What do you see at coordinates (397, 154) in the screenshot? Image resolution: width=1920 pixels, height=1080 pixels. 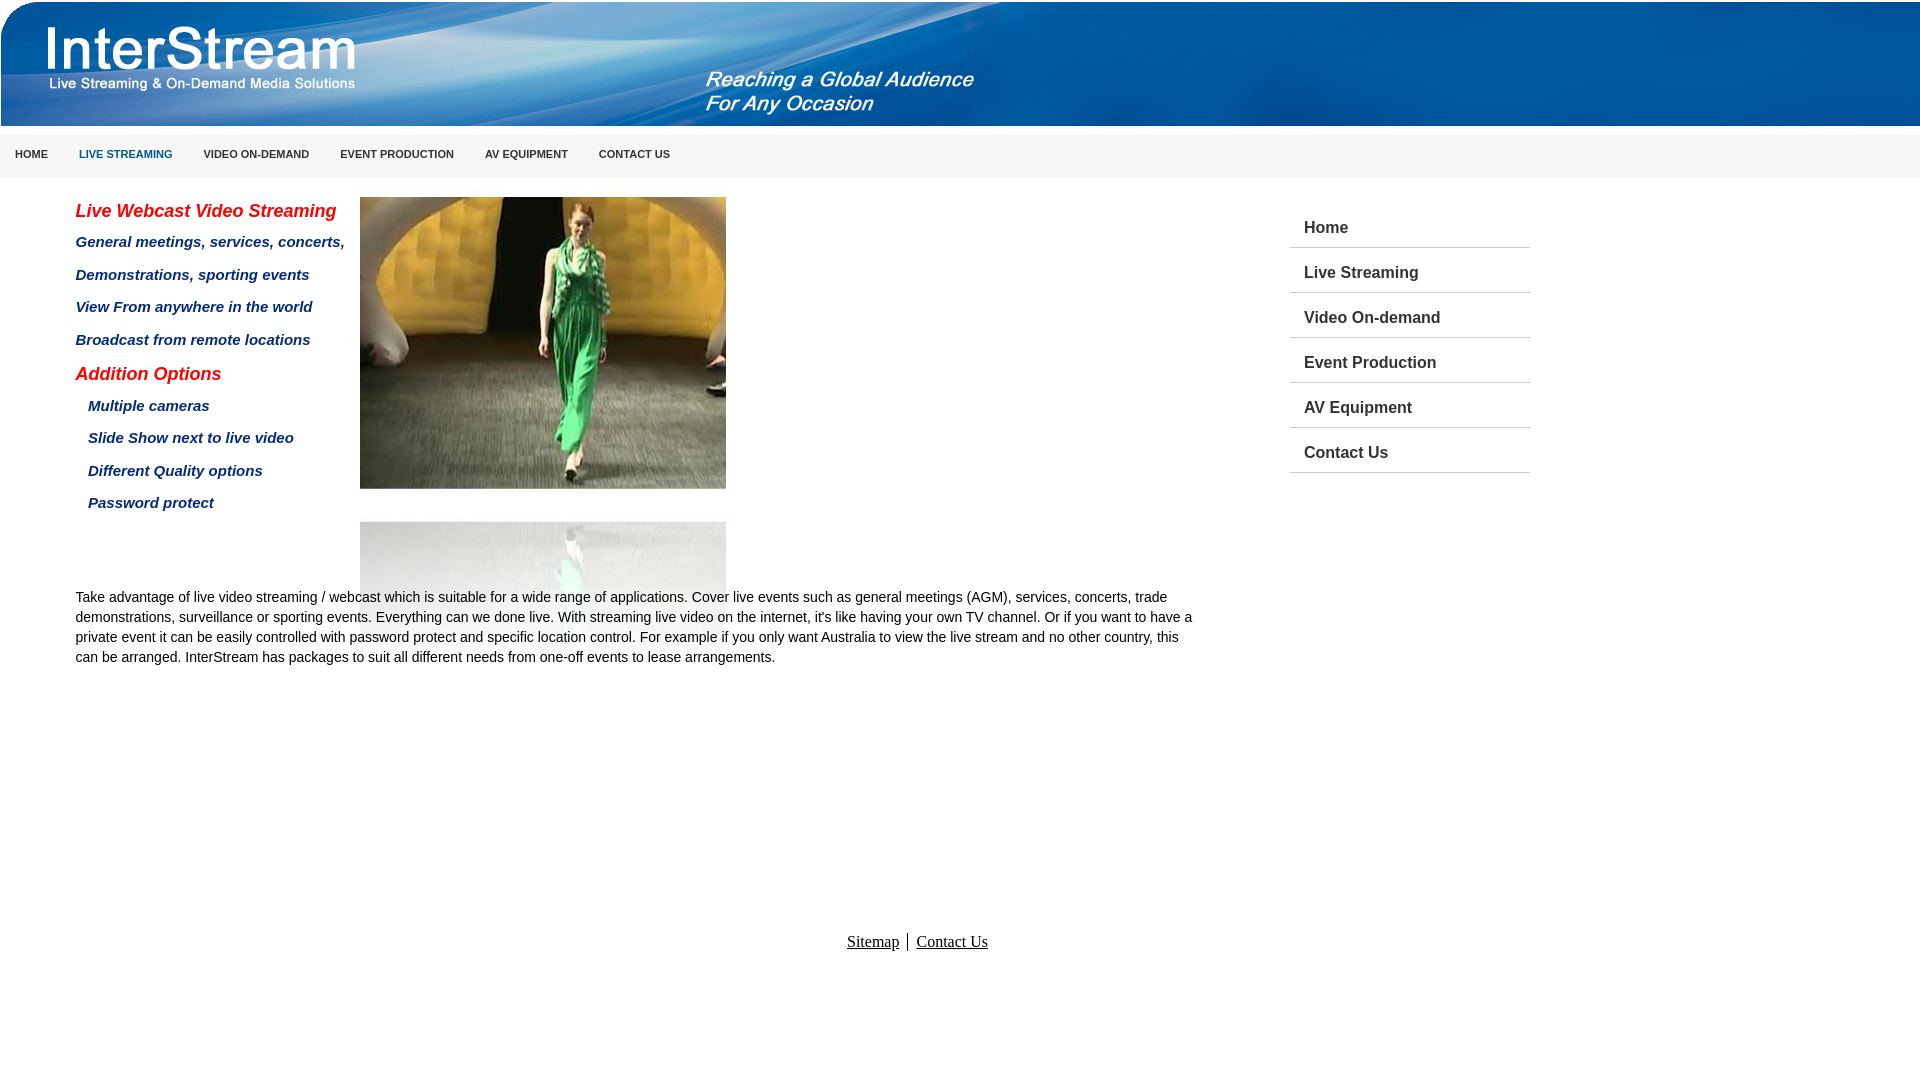 I see `'EVENT PRODUCTION'` at bounding box center [397, 154].